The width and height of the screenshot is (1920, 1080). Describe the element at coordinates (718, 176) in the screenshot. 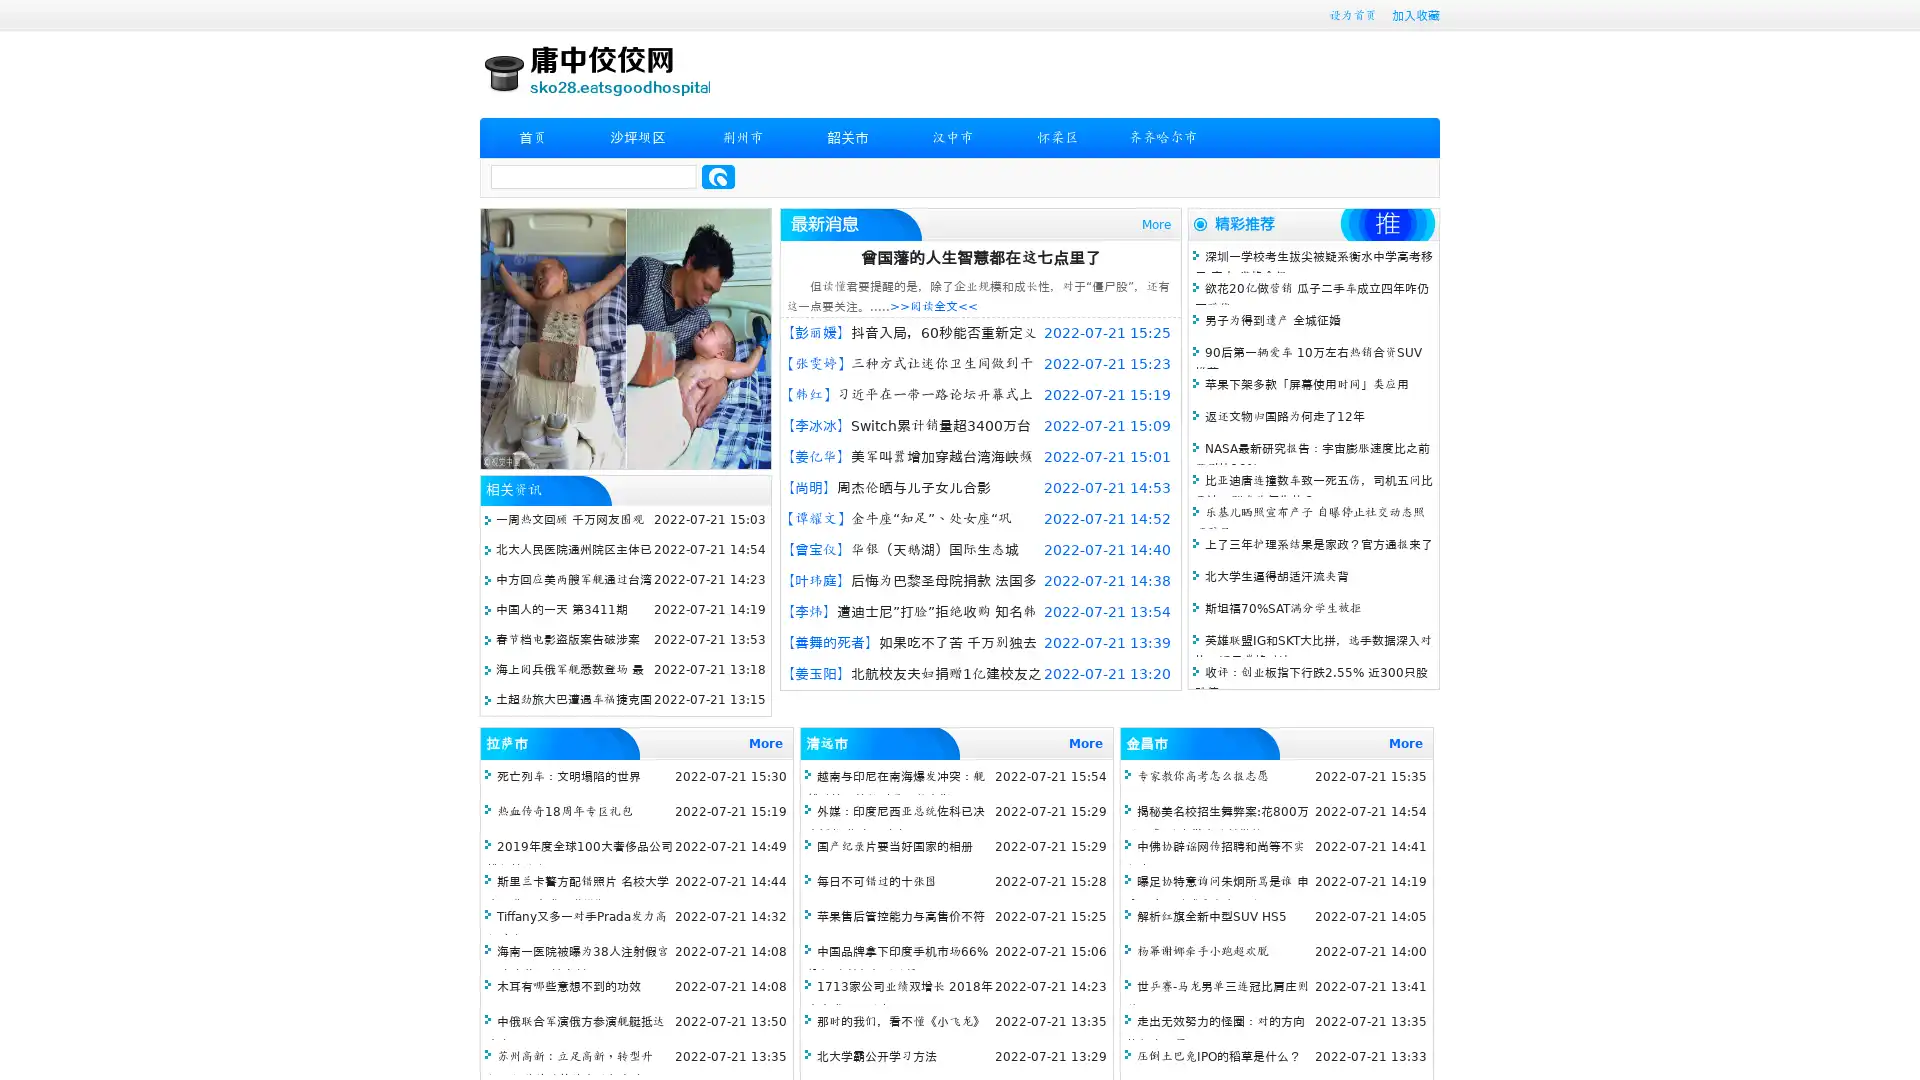

I see `Search` at that location.